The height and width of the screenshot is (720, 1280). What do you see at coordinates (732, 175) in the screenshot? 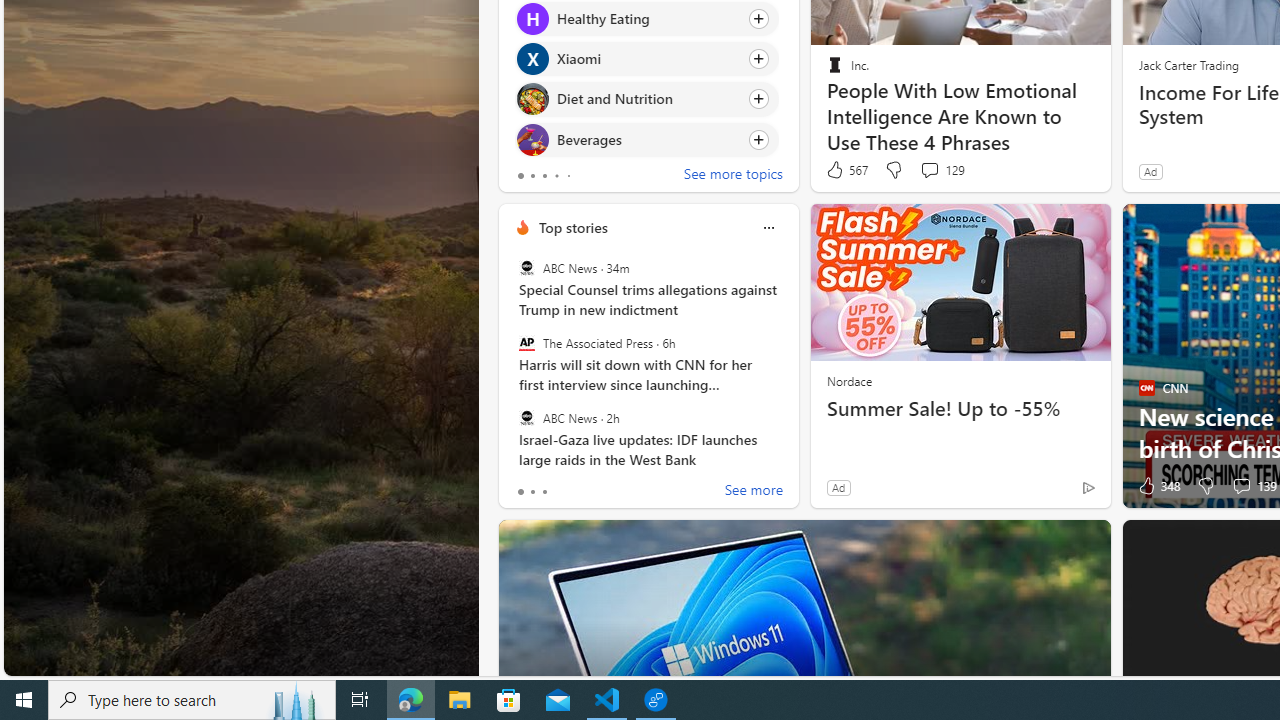
I see `'See more topics'` at bounding box center [732, 175].